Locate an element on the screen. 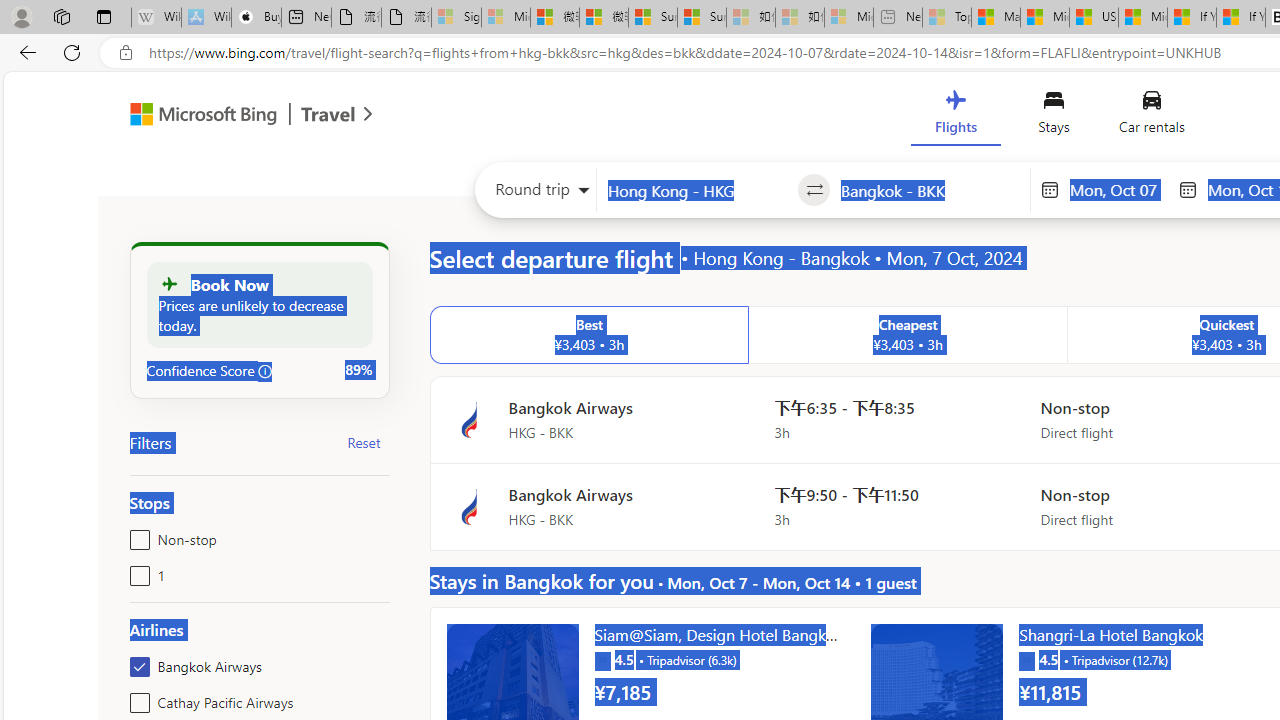  'Microsoft Bing Travel' is located at coordinates (230, 117).